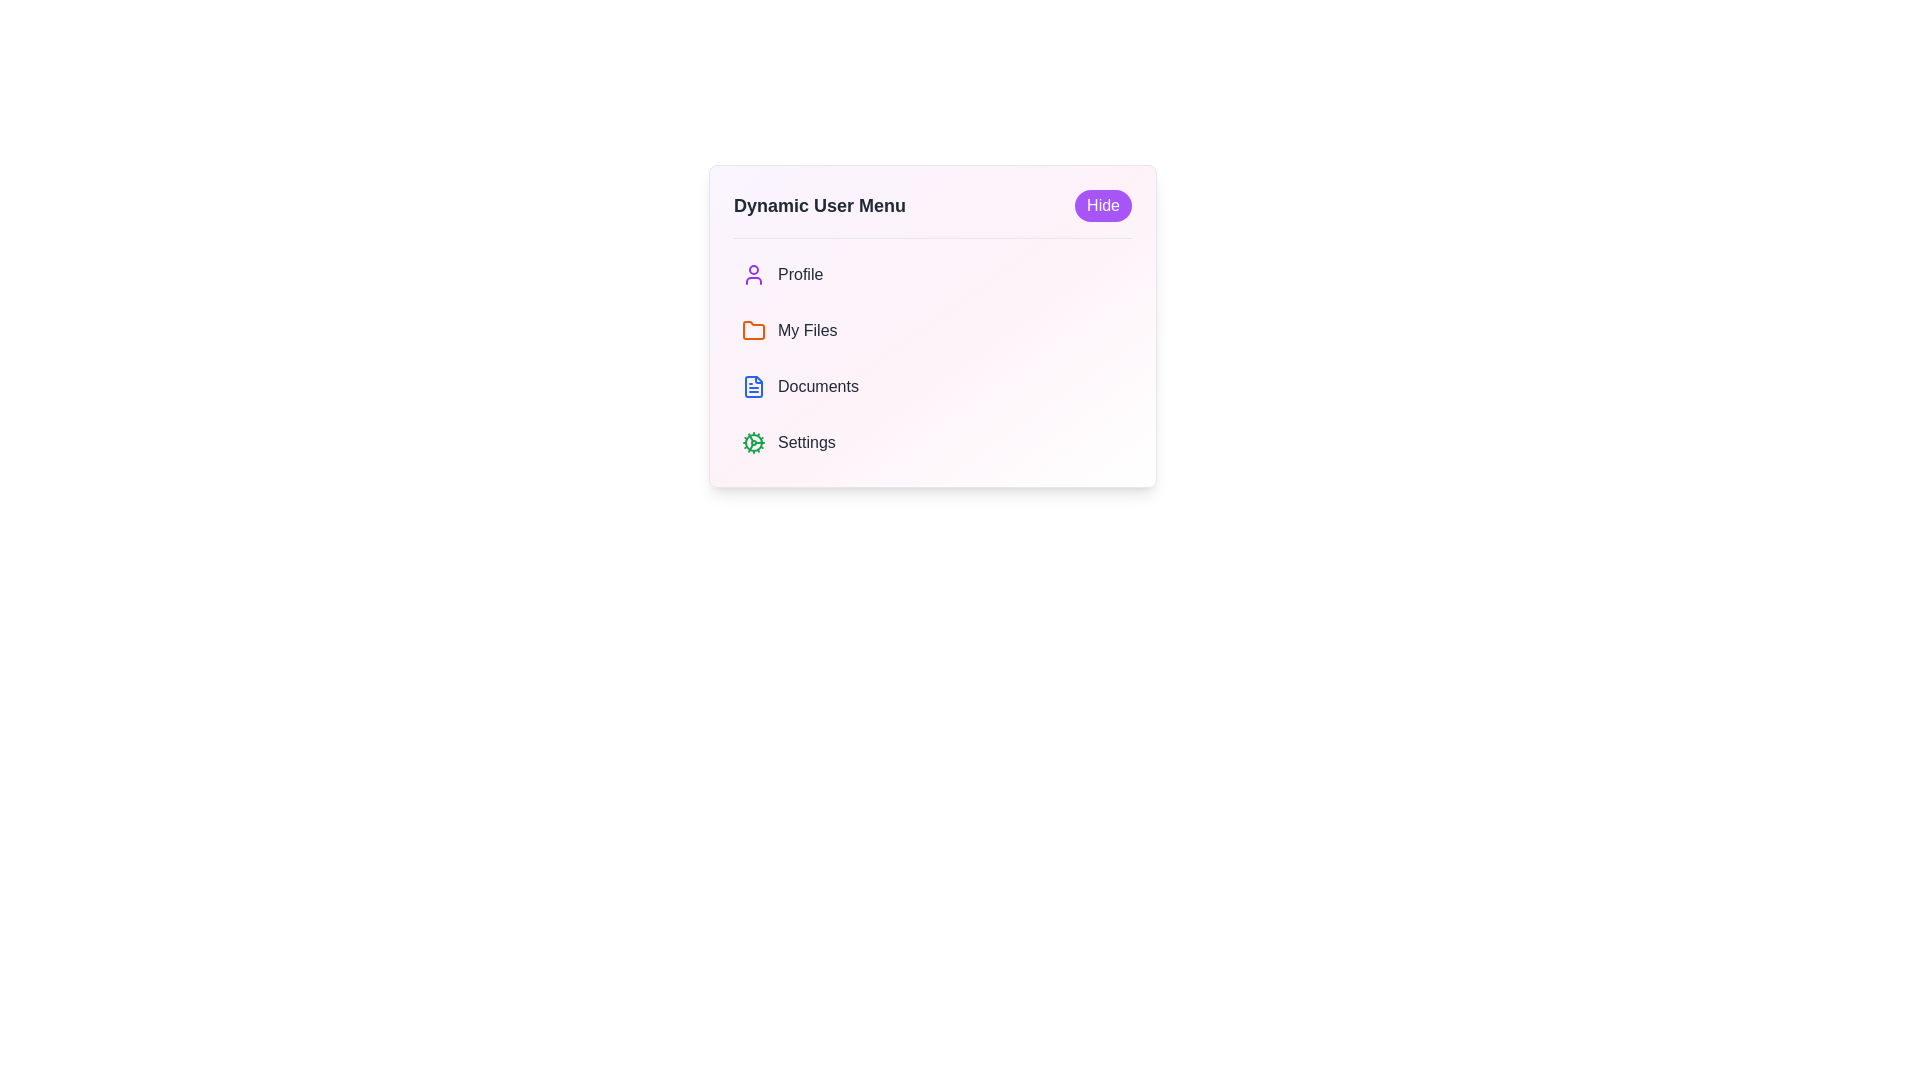  I want to click on the text label indicating settings, which is the last item in a vertically stacked menu below 'Documents', so click(806, 442).